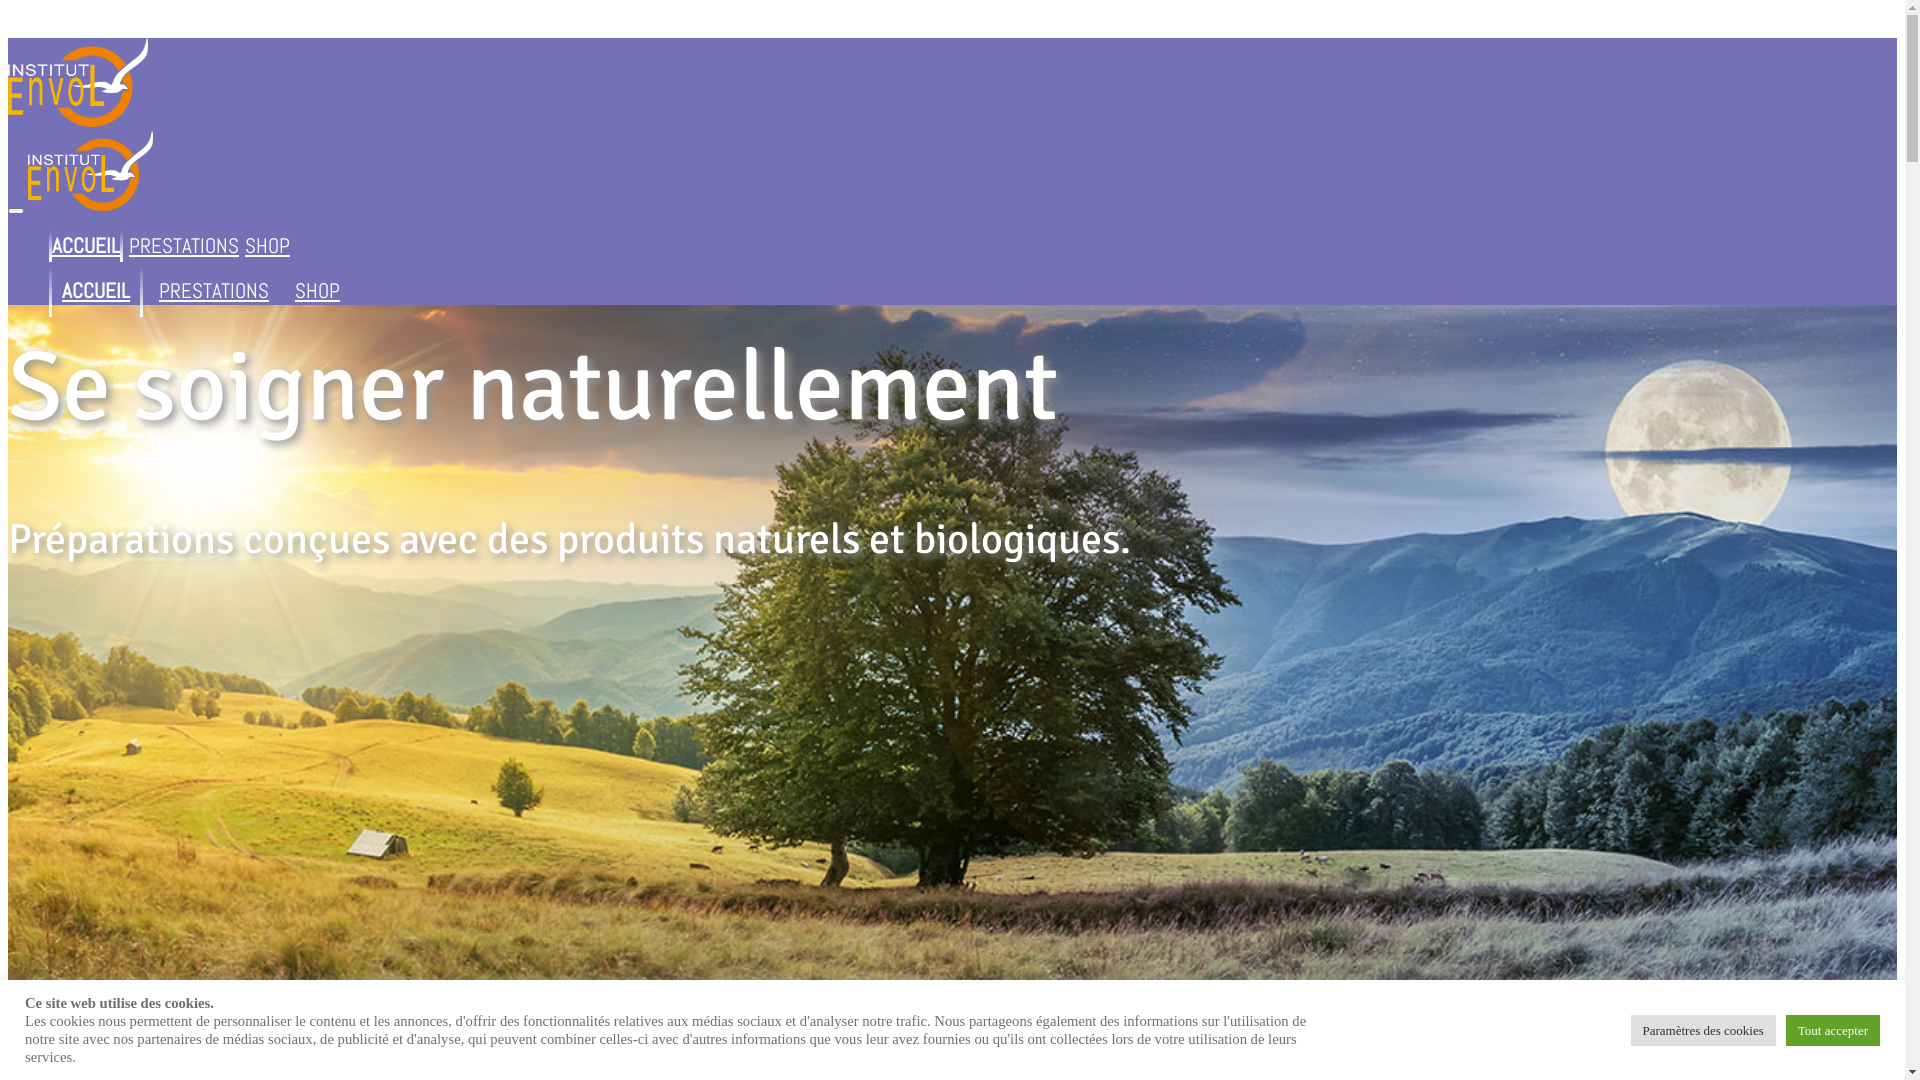 The image size is (1920, 1080). I want to click on 'SHOP', so click(243, 244).